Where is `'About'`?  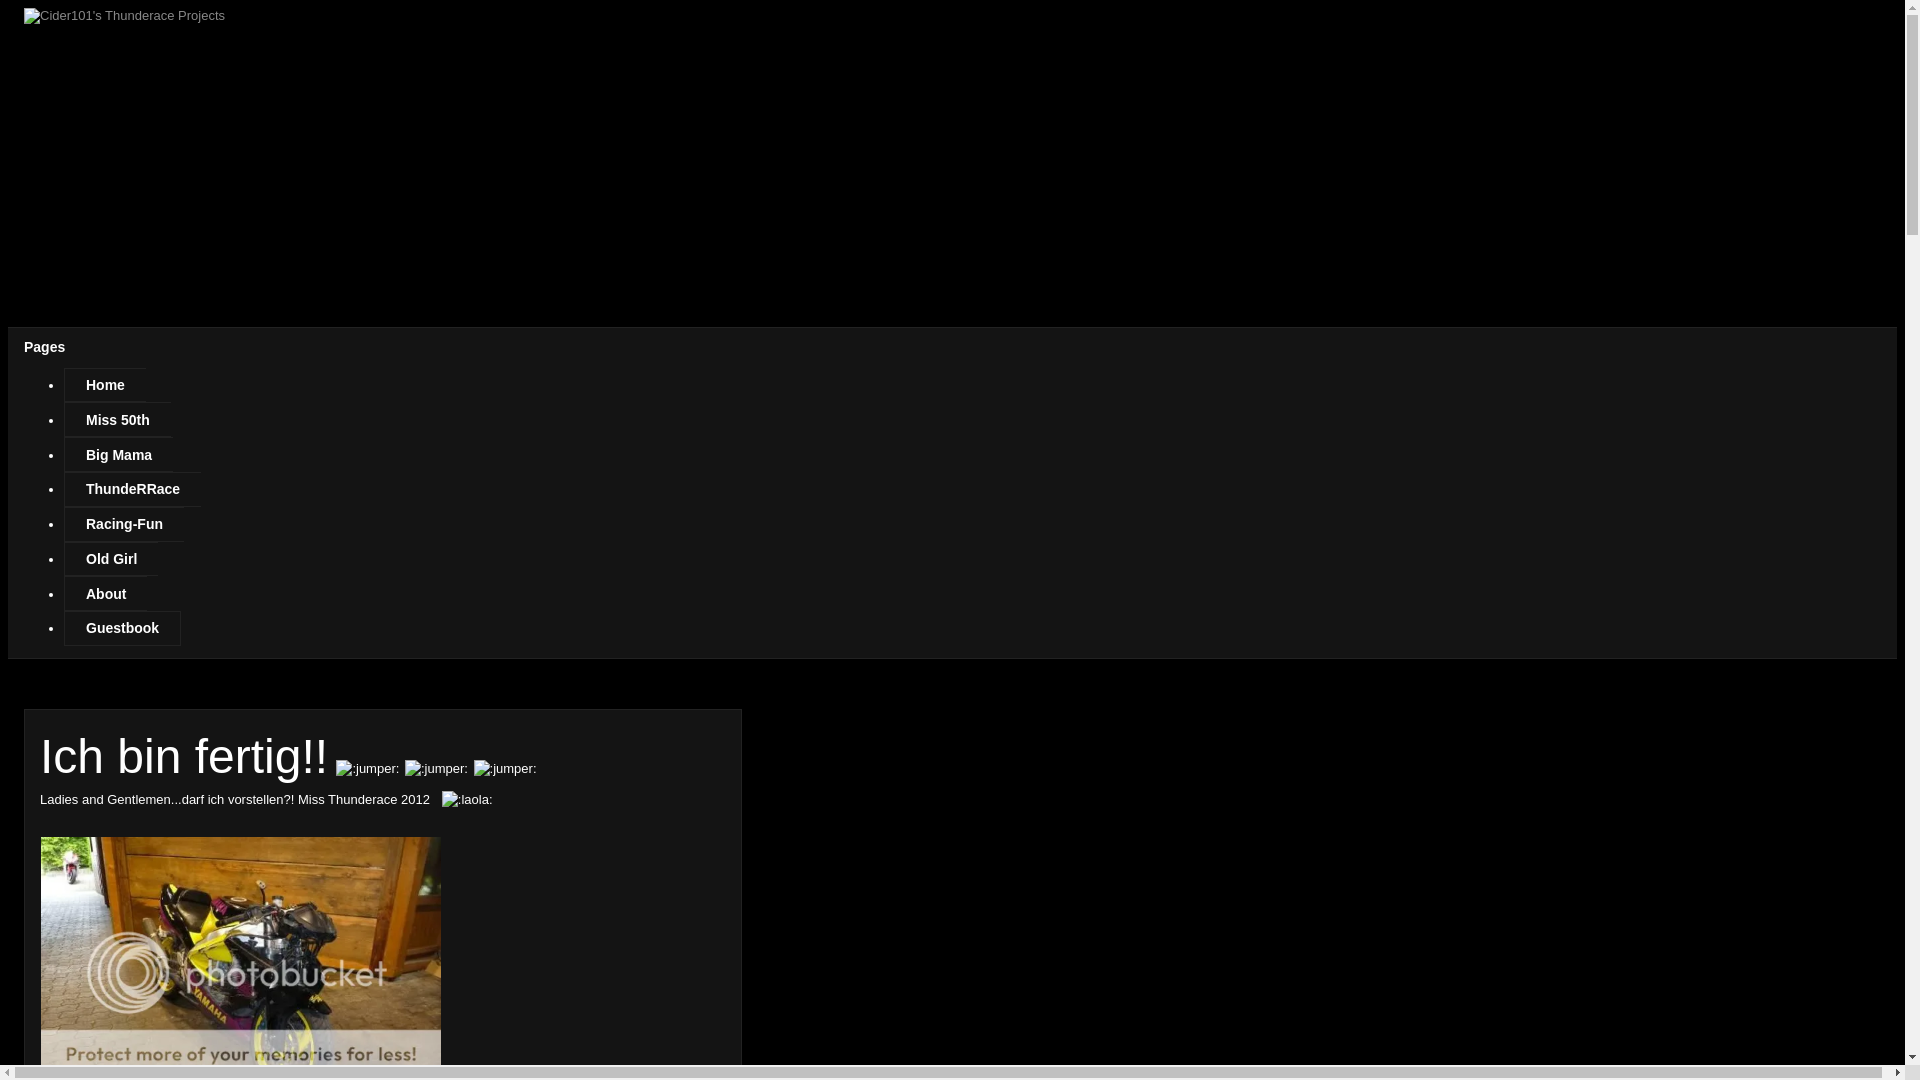 'About' is located at coordinates (63, 592).